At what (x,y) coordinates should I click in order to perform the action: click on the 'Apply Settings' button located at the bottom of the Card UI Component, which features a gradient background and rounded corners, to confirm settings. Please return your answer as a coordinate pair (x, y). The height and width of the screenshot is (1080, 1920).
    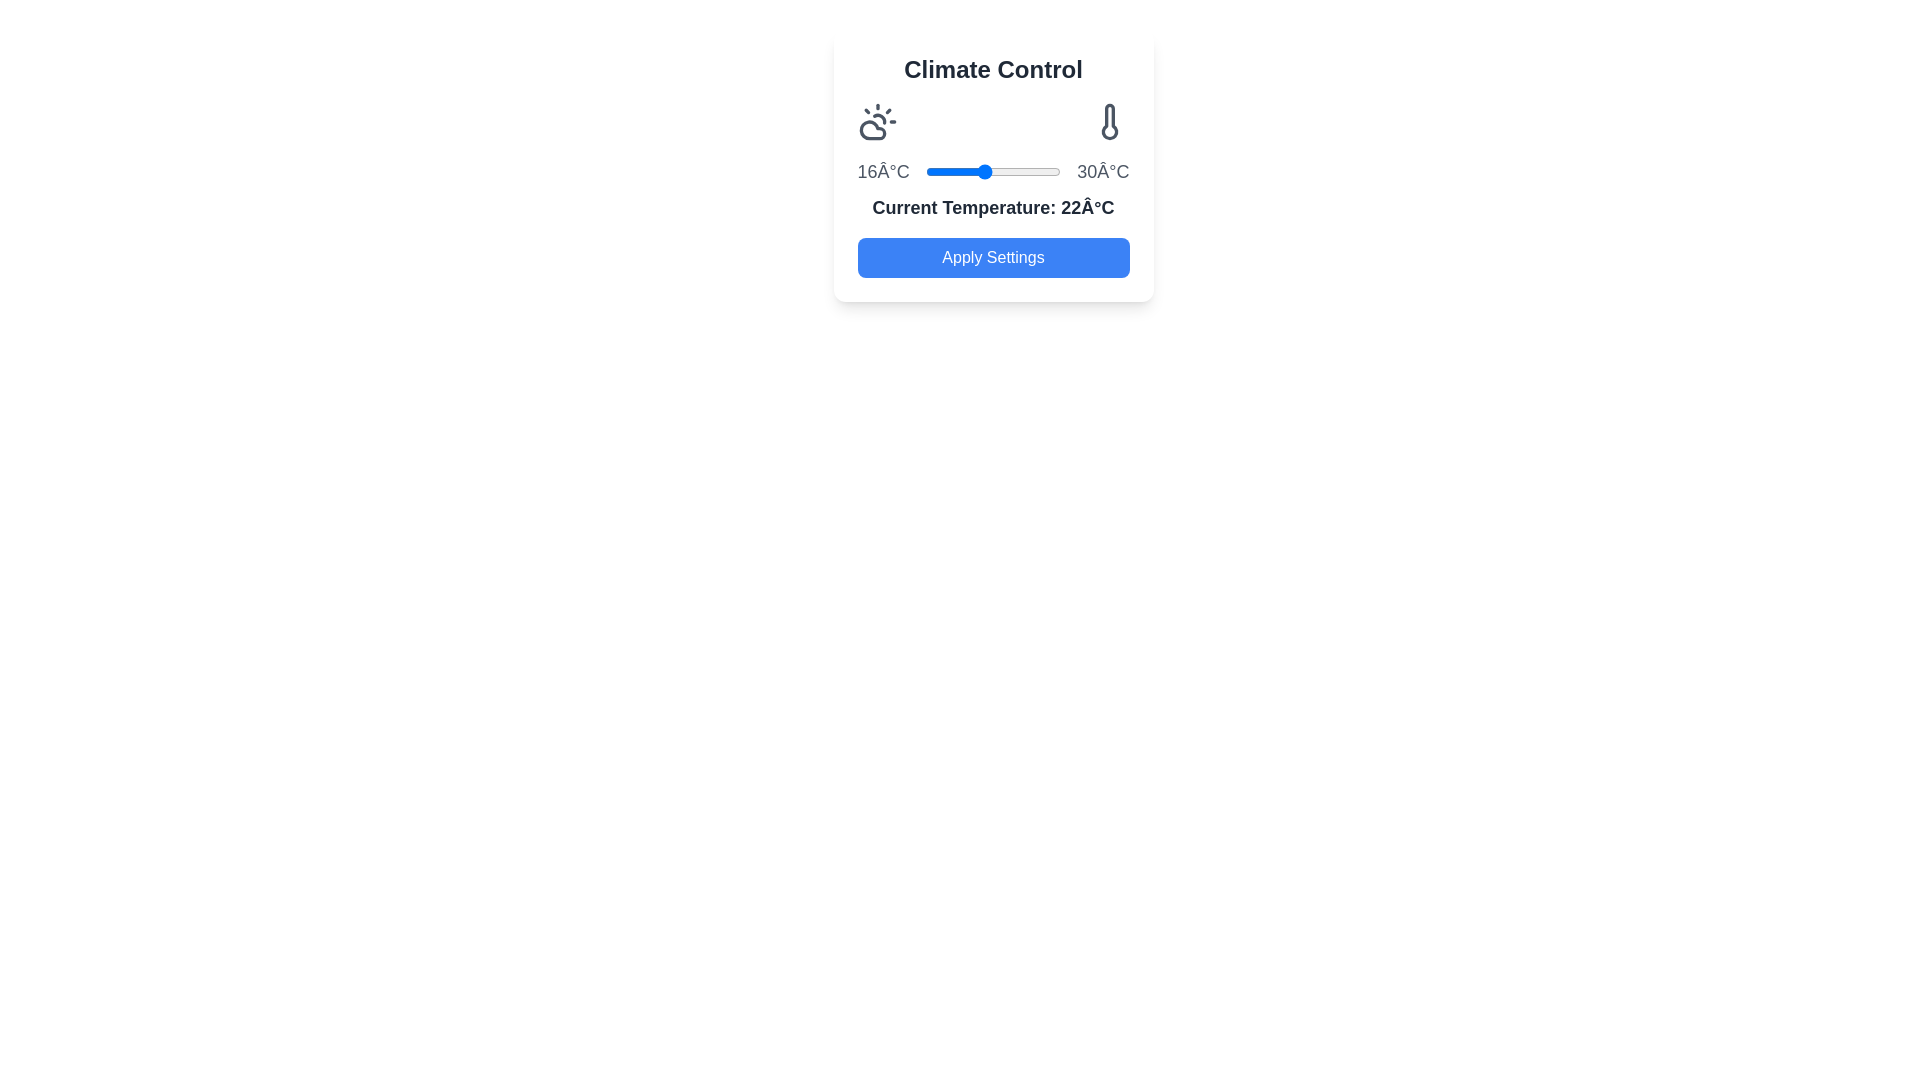
    Looking at the image, I should click on (993, 164).